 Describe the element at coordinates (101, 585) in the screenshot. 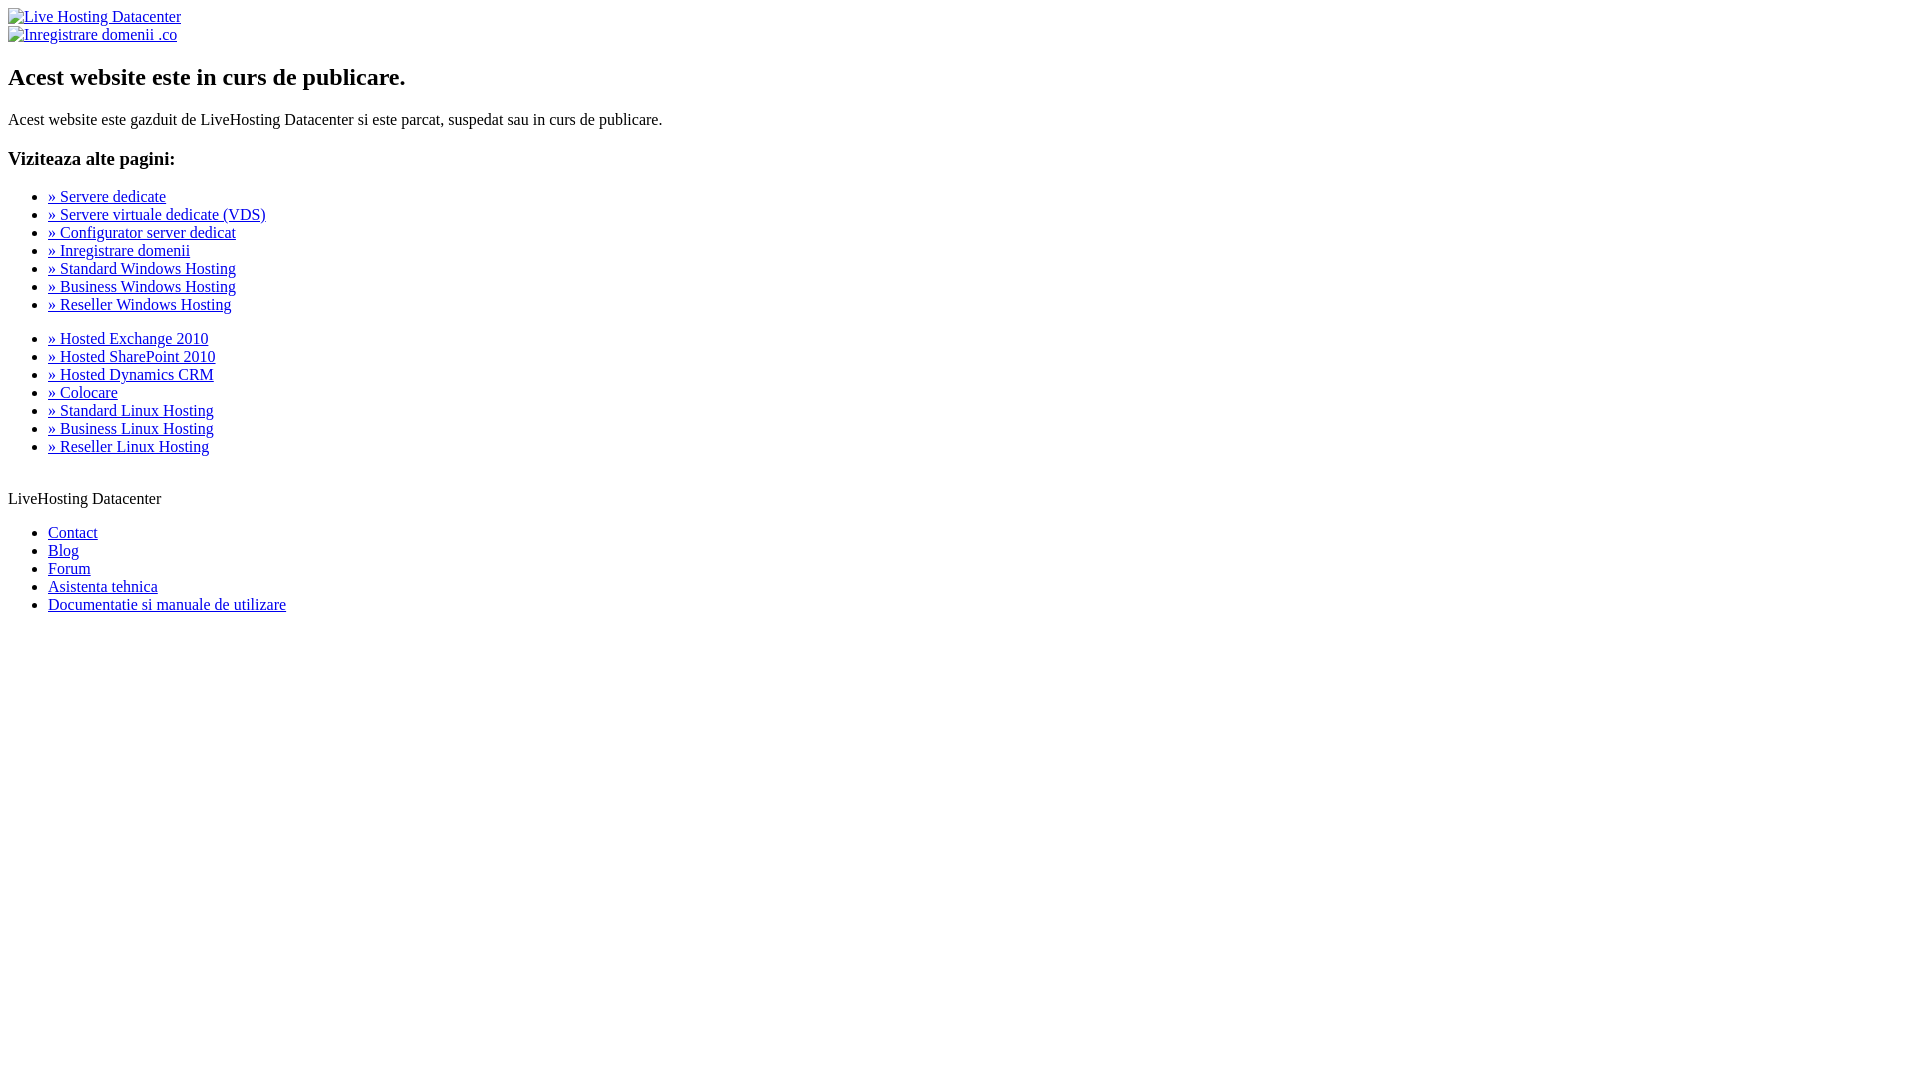

I see `'Asistenta tehnica'` at that location.